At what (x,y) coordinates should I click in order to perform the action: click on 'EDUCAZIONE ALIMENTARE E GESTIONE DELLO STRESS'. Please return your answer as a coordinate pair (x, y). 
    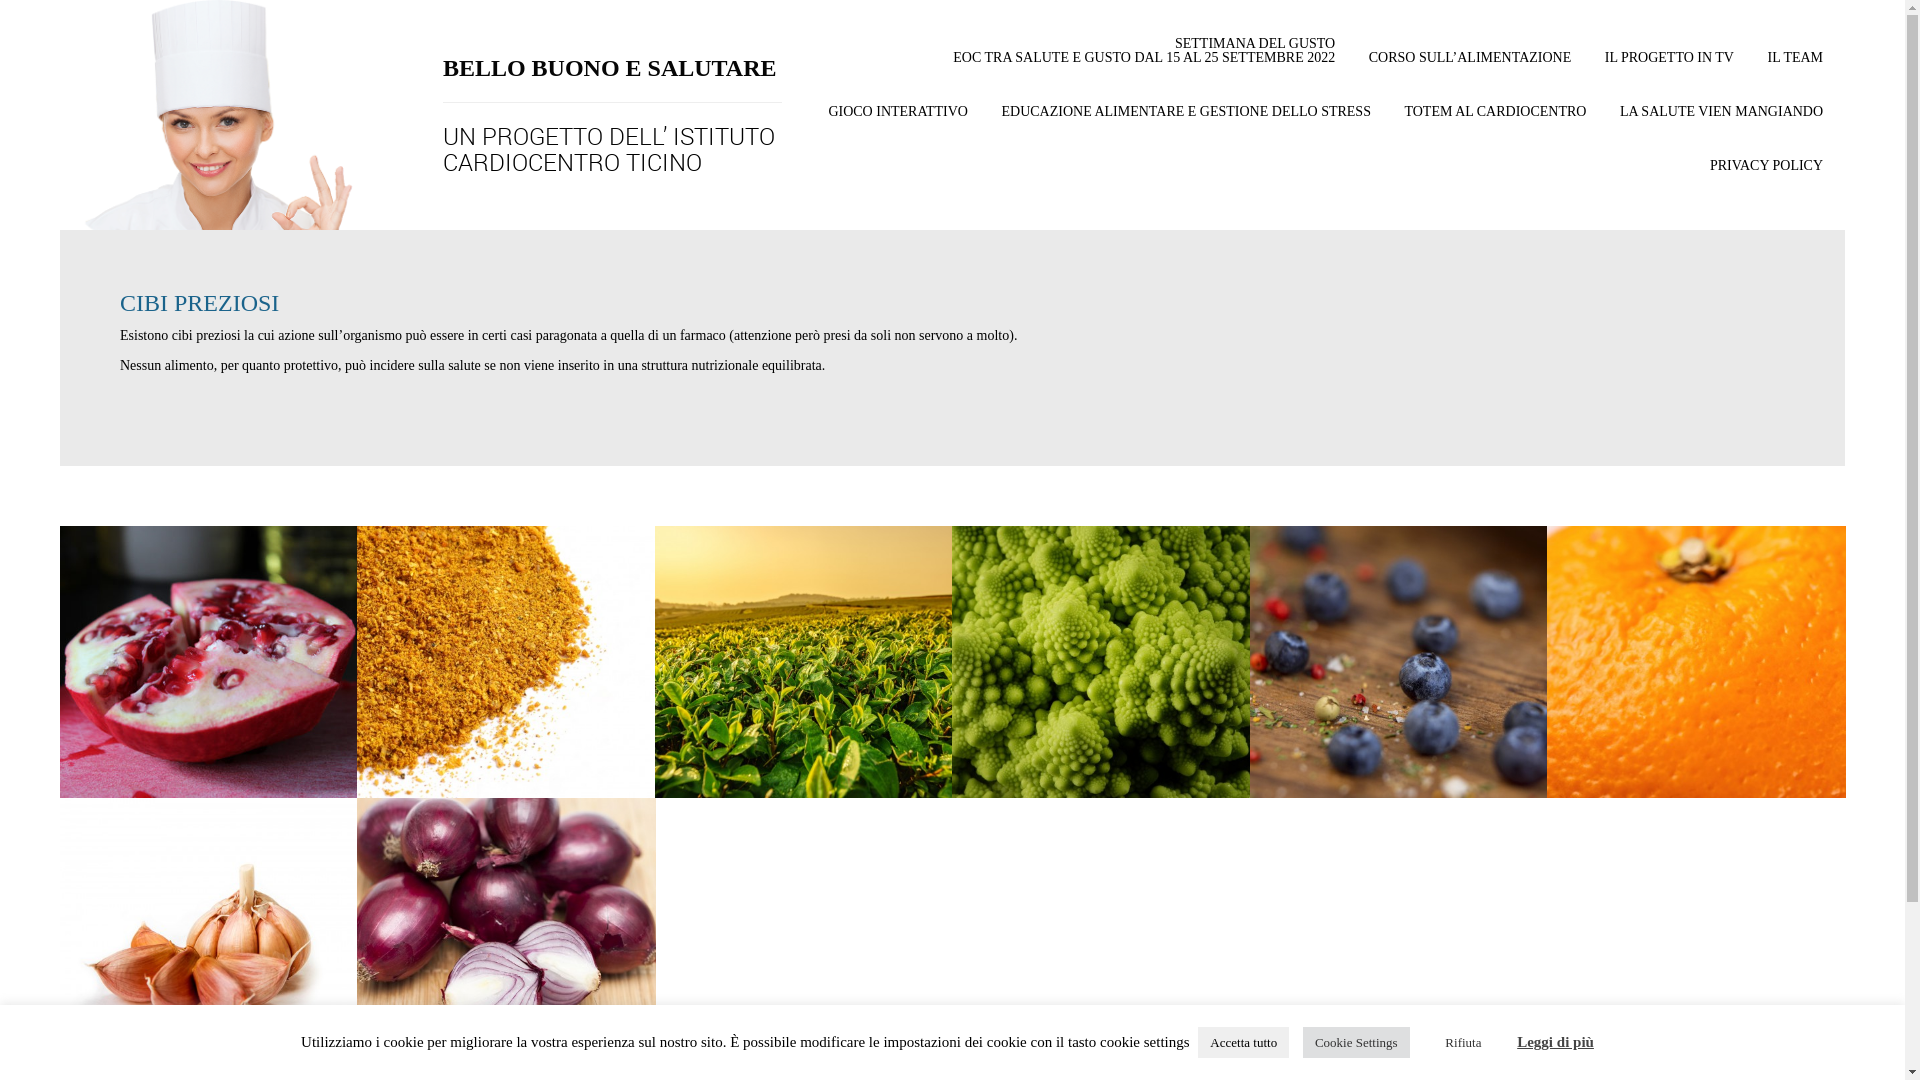
    Looking at the image, I should click on (1185, 122).